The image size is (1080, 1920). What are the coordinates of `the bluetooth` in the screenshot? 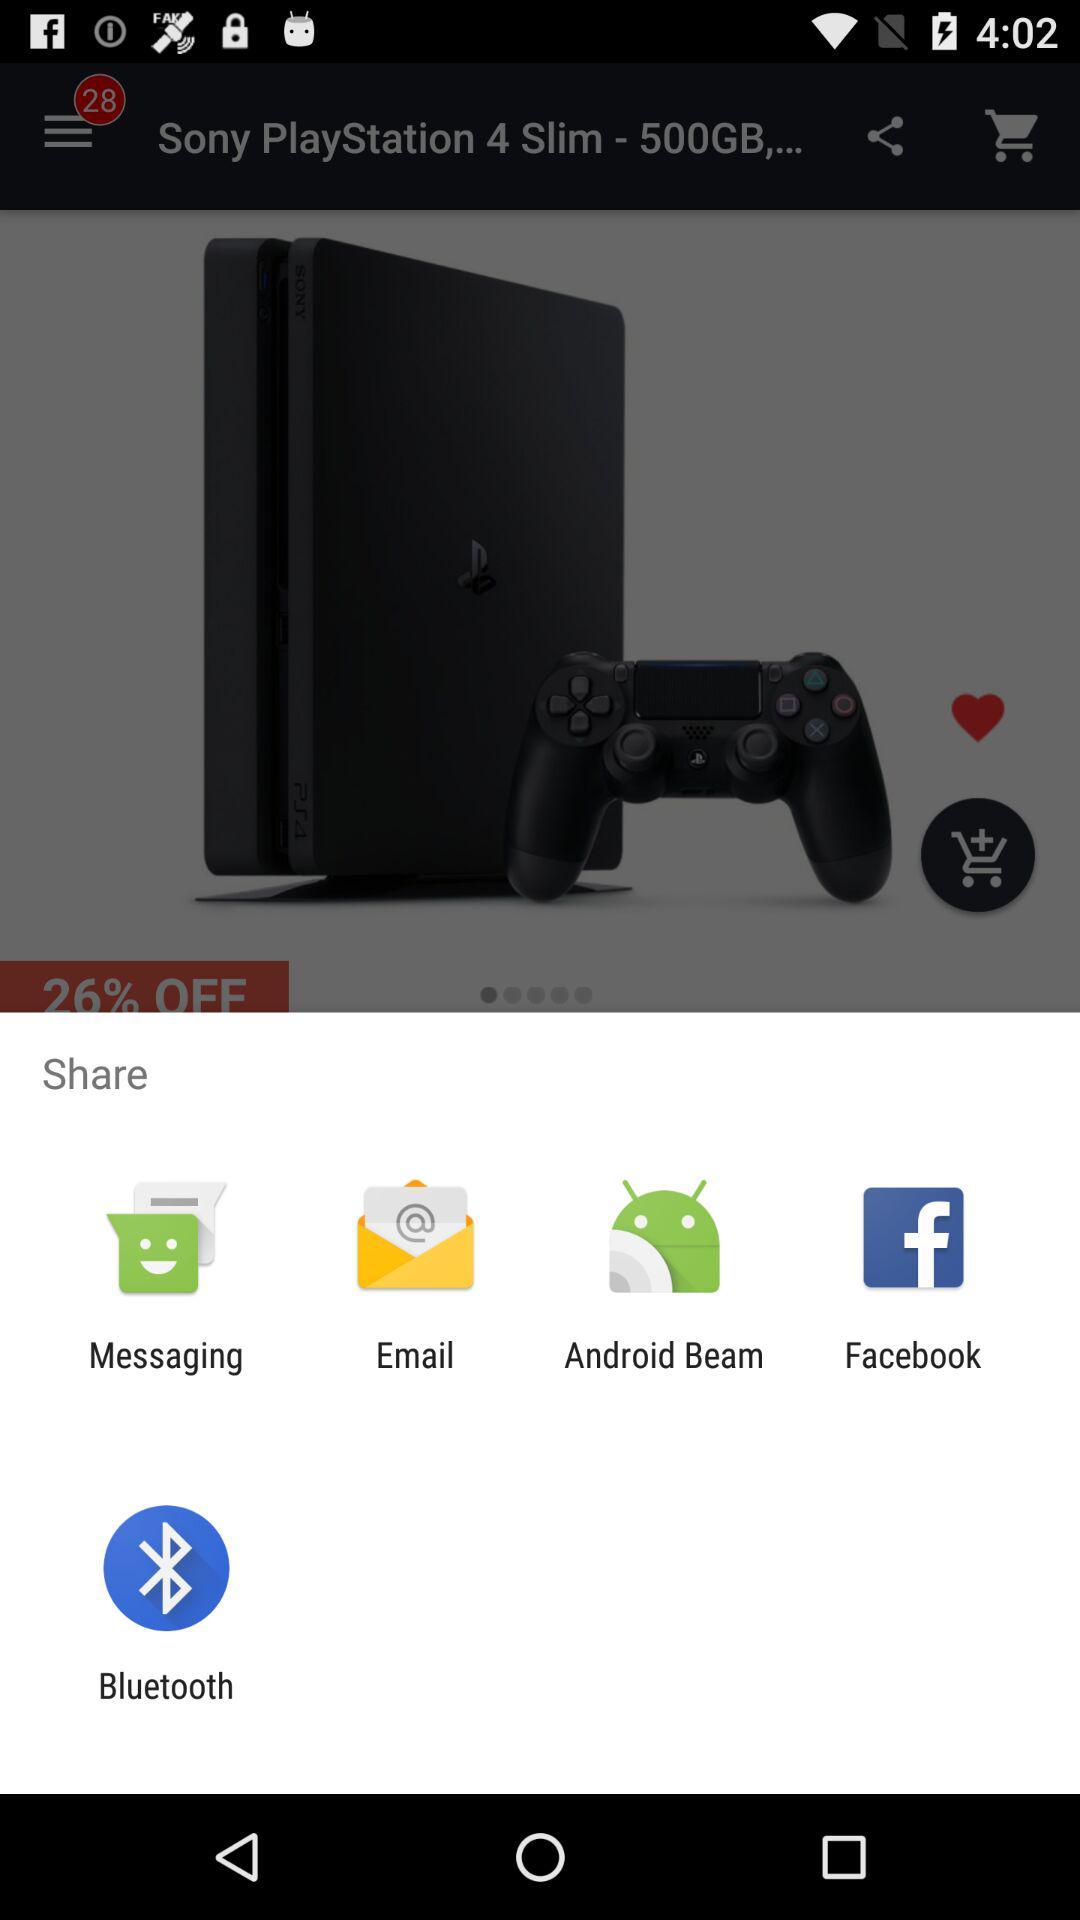 It's located at (165, 1705).